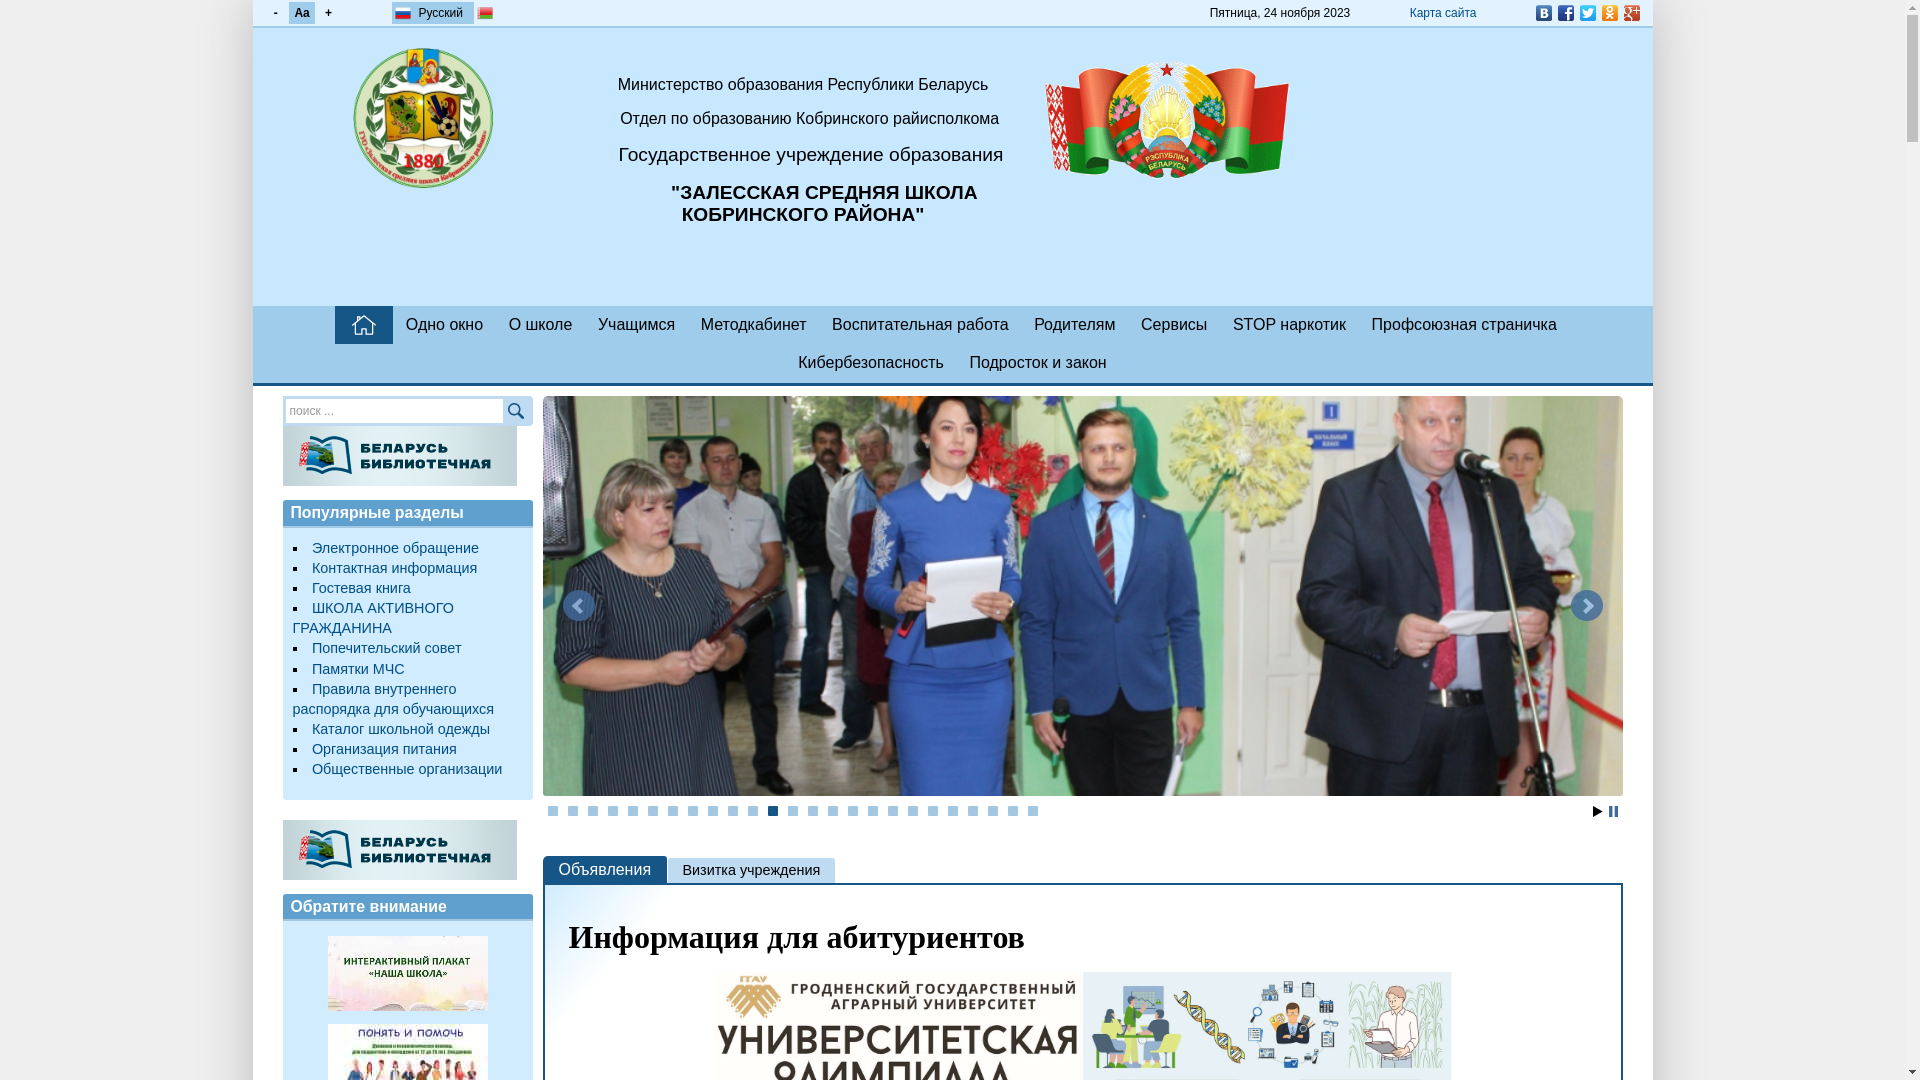 This screenshot has width=1920, height=1080. Describe the element at coordinates (327, 12) in the screenshot. I see `'+'` at that location.